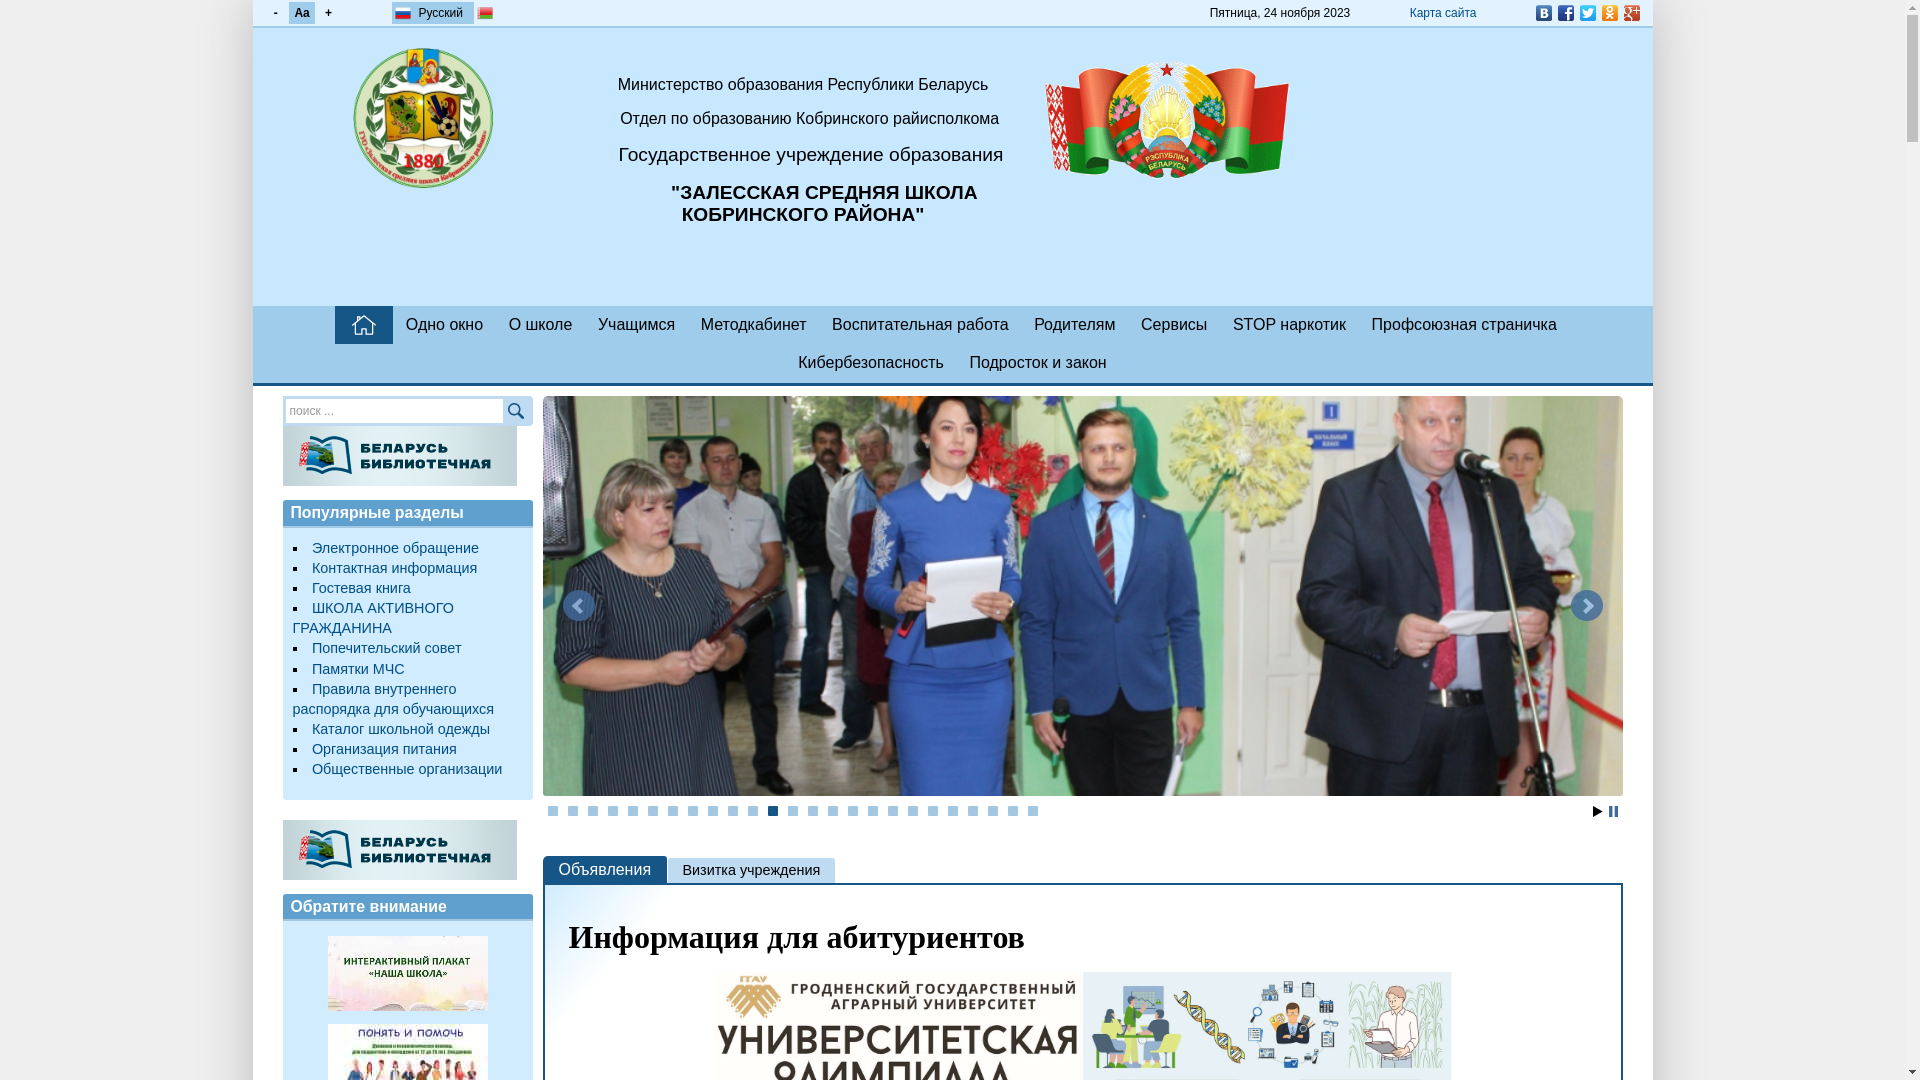 This screenshot has width=1920, height=1080. Describe the element at coordinates (327, 12) in the screenshot. I see `'+'` at that location.